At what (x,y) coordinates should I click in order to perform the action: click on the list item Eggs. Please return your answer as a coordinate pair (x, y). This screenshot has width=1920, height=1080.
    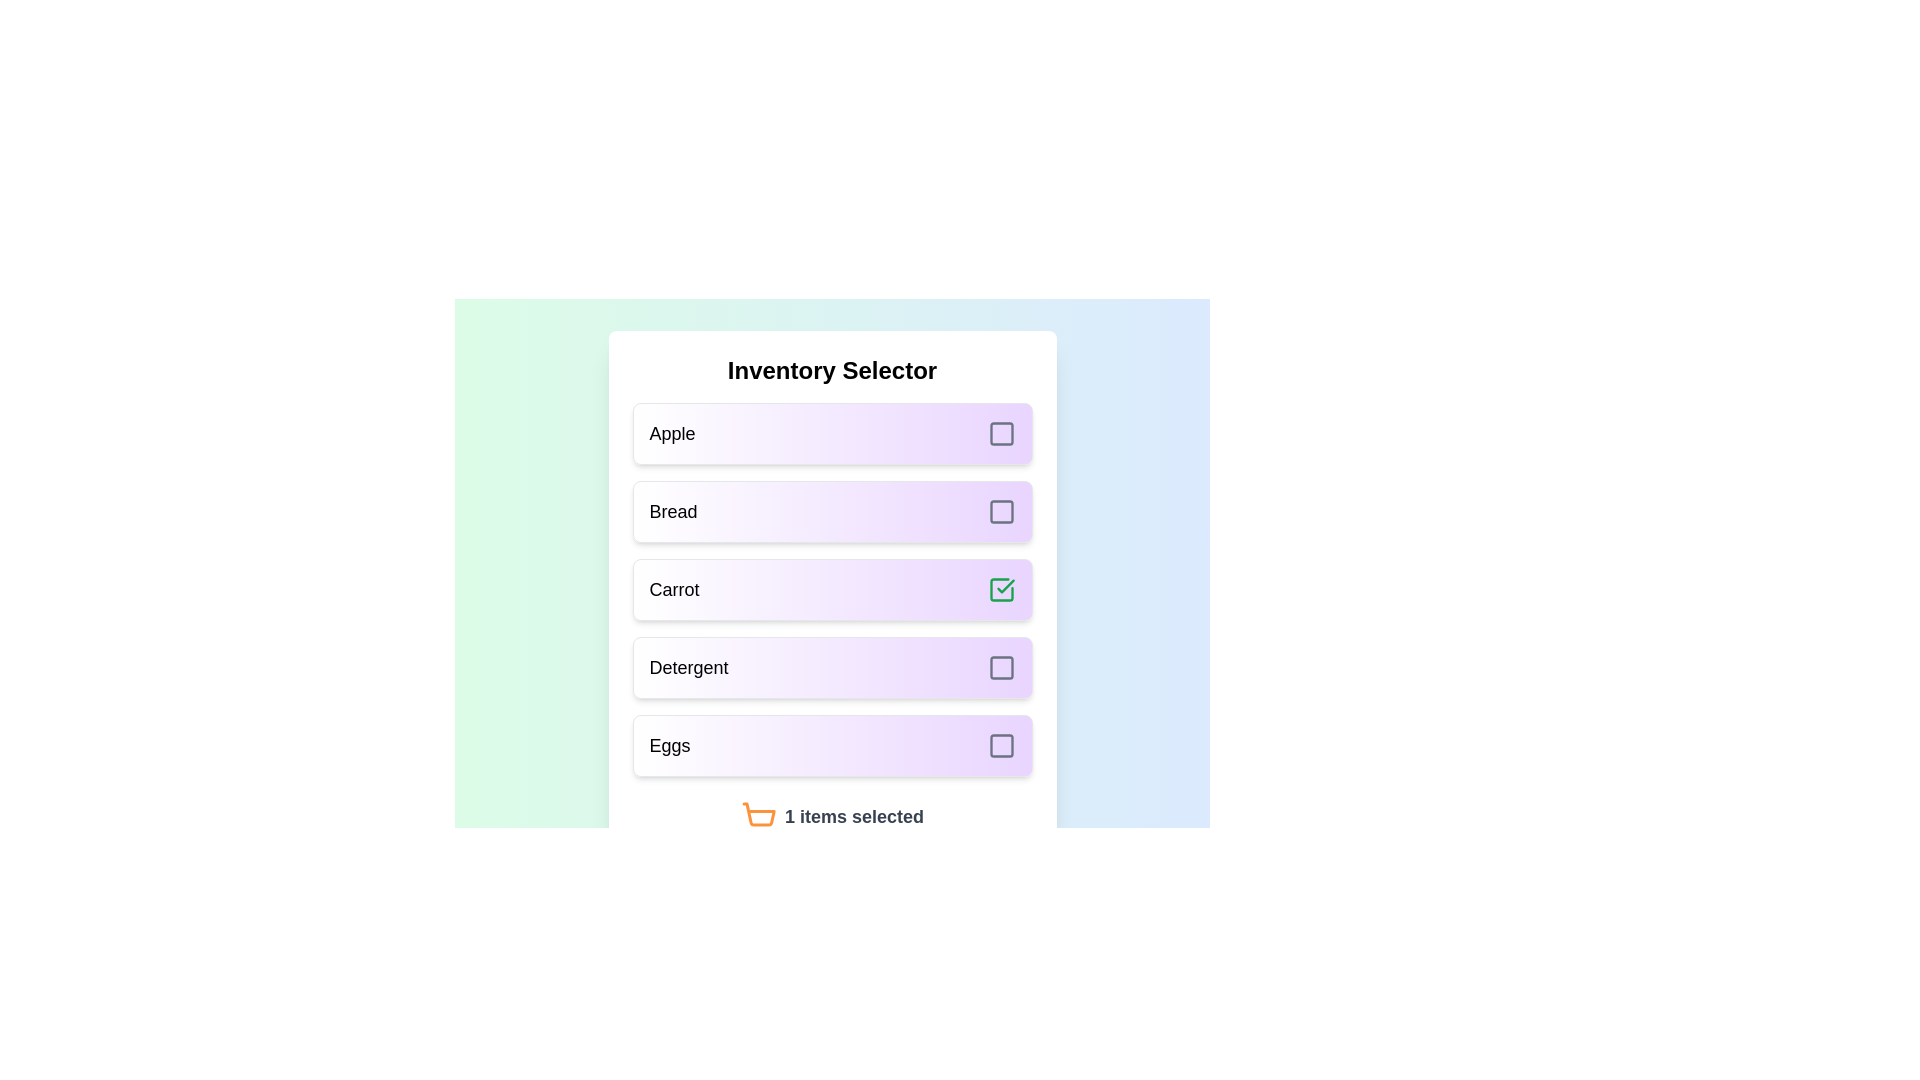
    Looking at the image, I should click on (832, 745).